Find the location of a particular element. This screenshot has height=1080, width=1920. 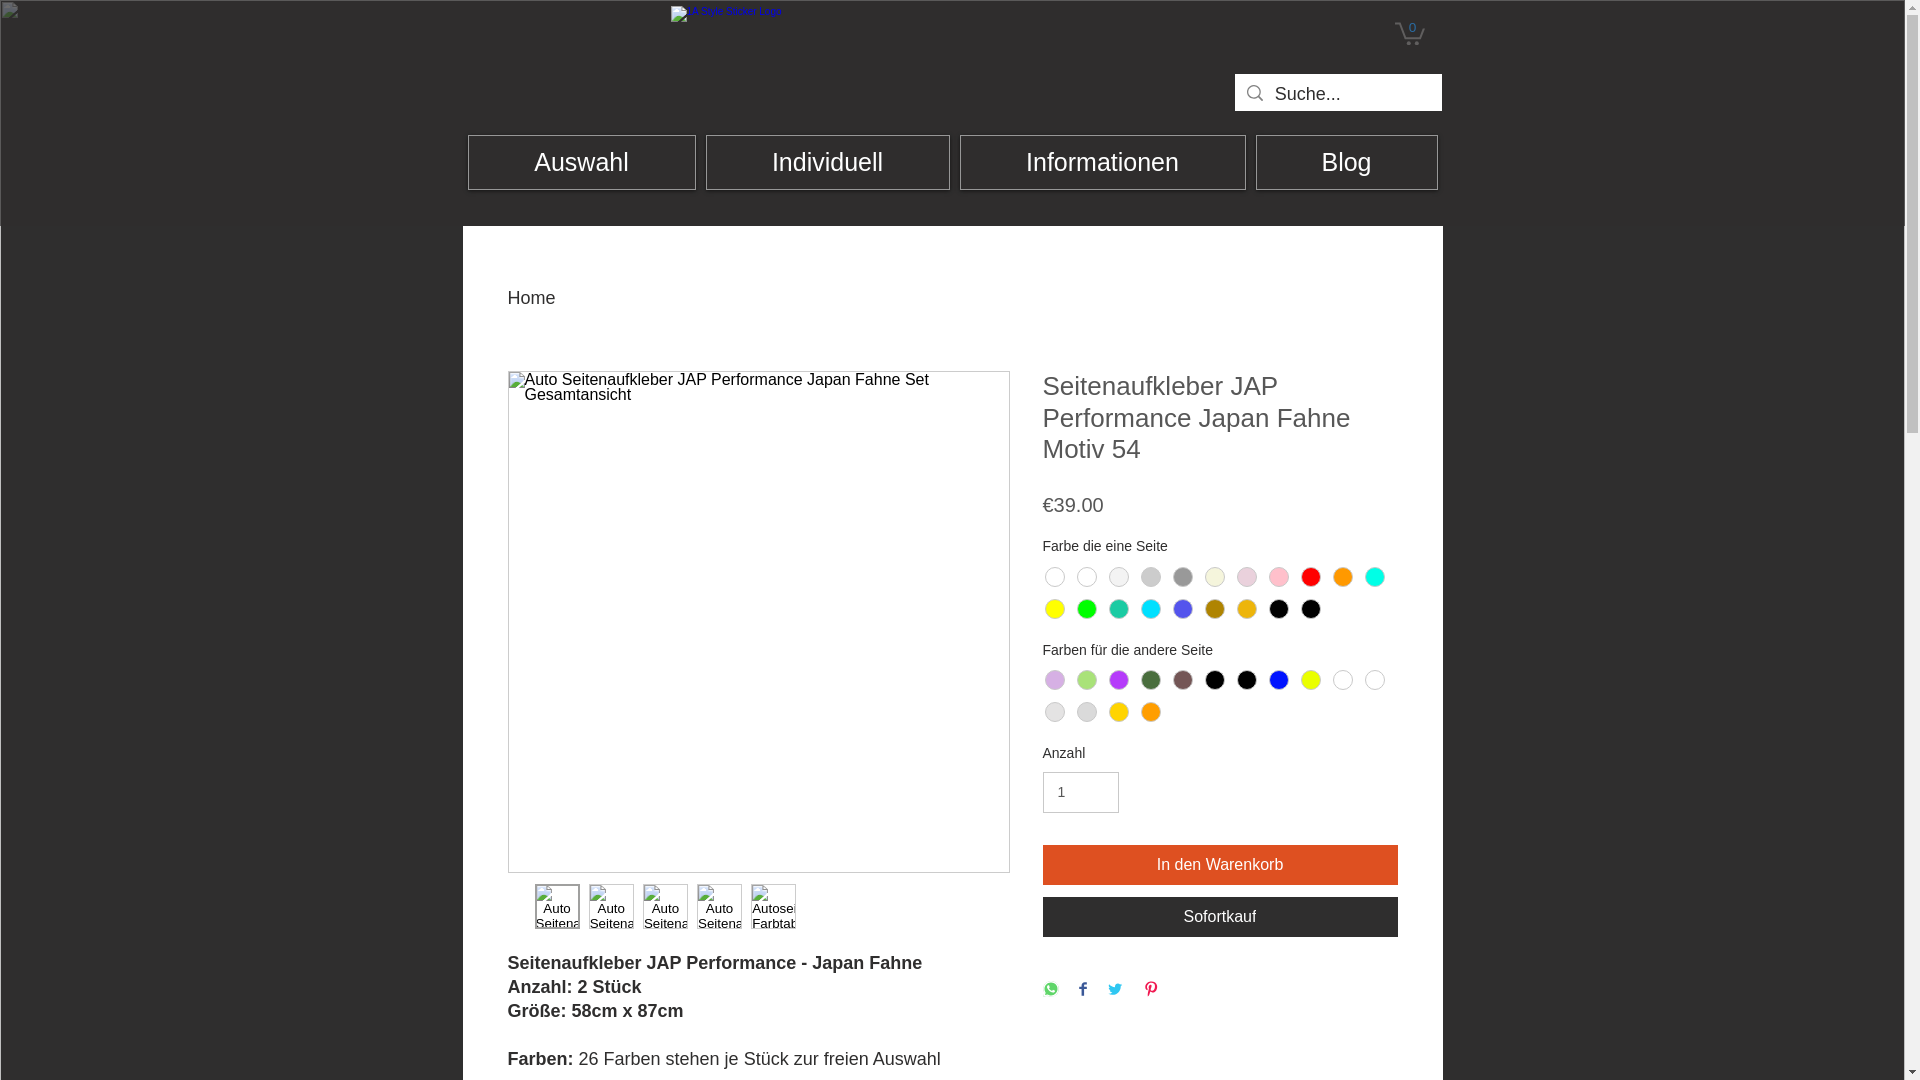

'Individuell' is located at coordinates (828, 161).